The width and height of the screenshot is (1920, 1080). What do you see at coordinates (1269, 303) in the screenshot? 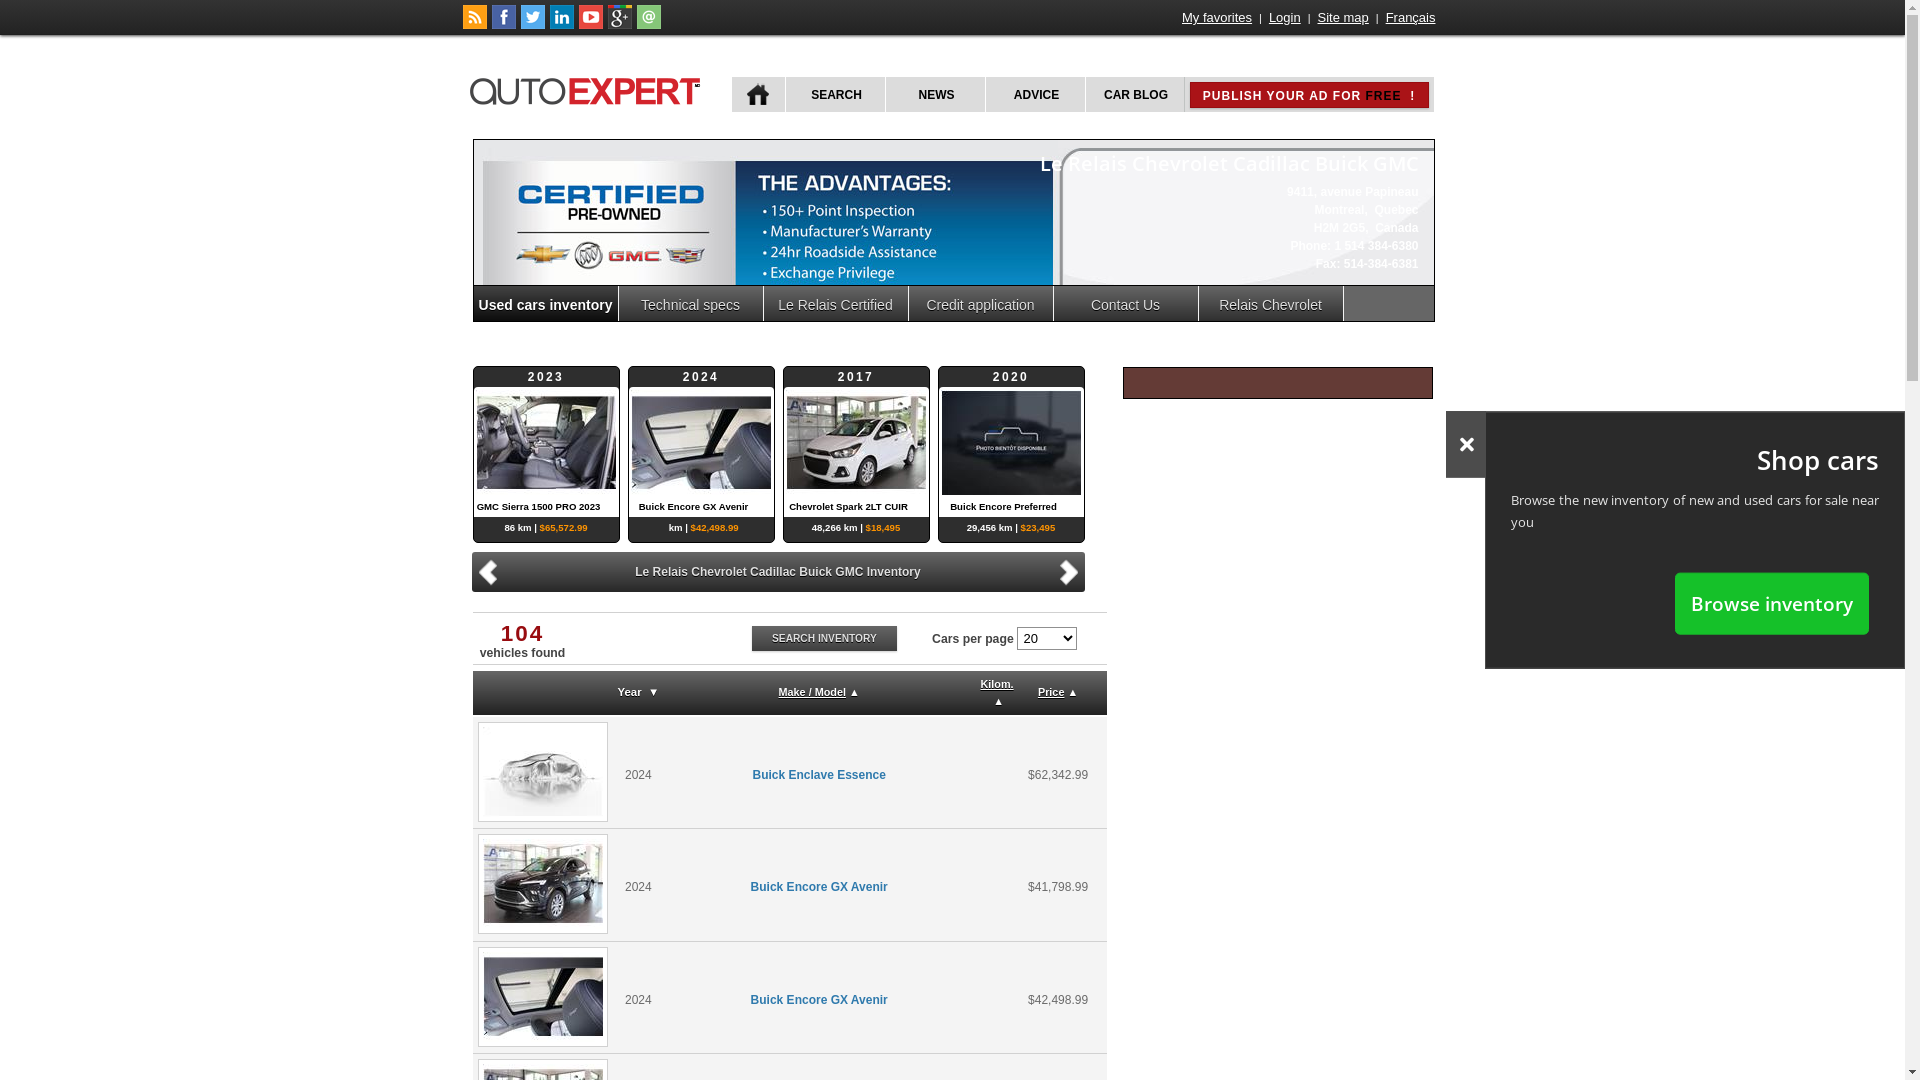
I see `'Relais Chevrolet'` at bounding box center [1269, 303].